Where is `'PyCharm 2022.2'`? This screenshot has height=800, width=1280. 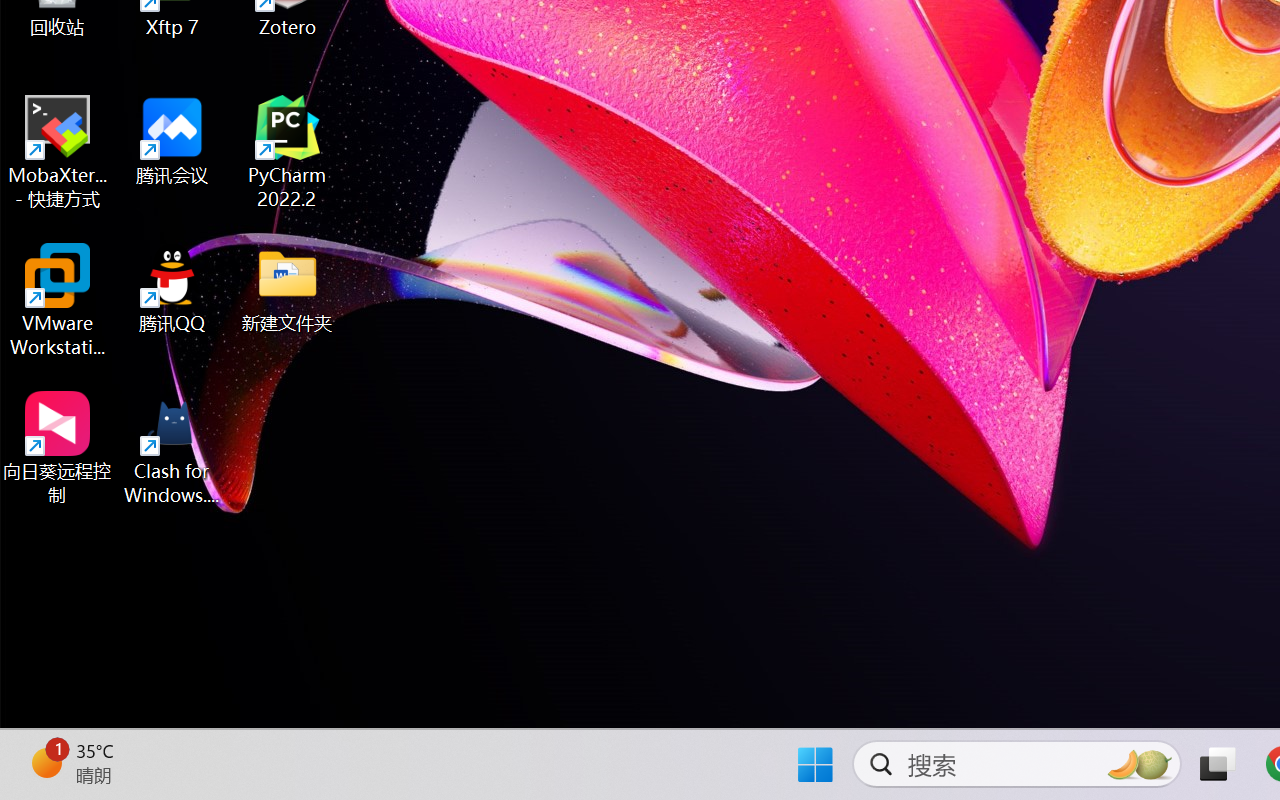 'PyCharm 2022.2' is located at coordinates (287, 152).